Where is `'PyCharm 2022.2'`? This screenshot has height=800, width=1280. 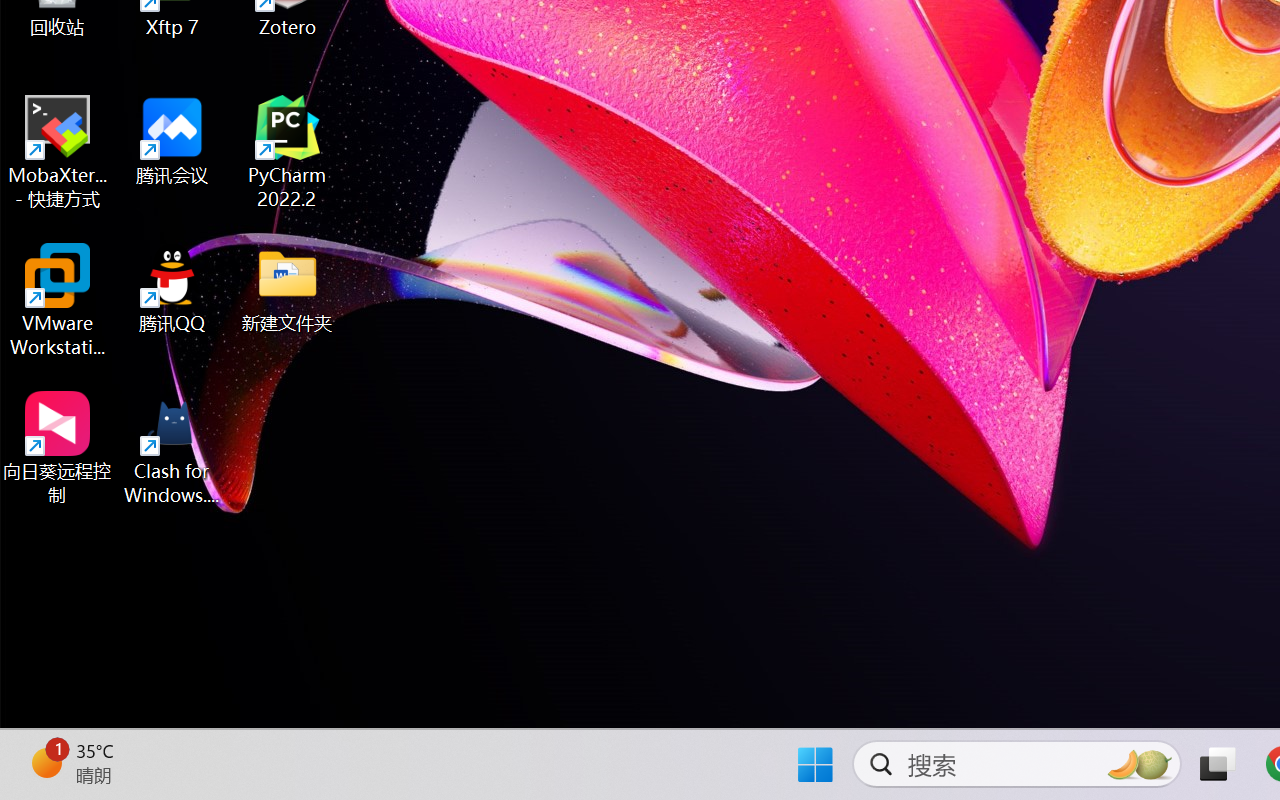 'PyCharm 2022.2' is located at coordinates (287, 152).